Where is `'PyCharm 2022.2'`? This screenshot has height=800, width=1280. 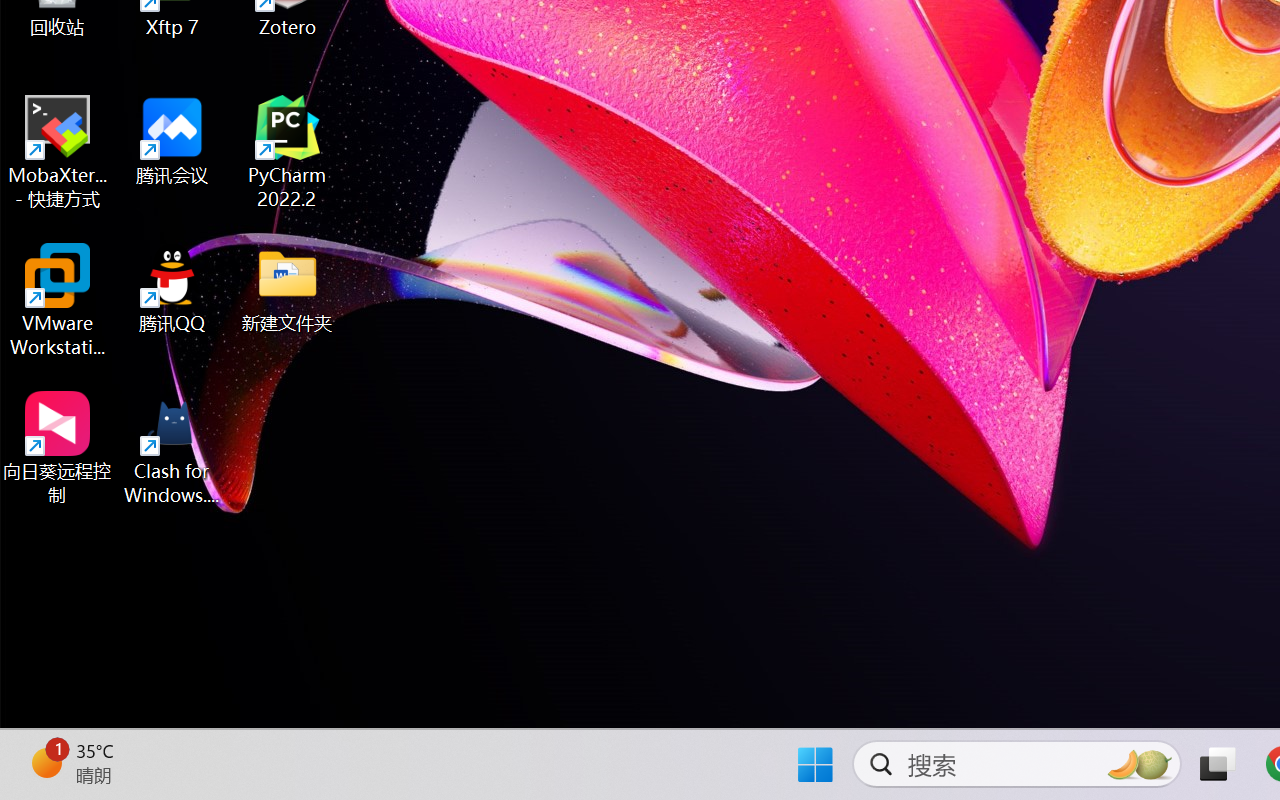 'PyCharm 2022.2' is located at coordinates (287, 152).